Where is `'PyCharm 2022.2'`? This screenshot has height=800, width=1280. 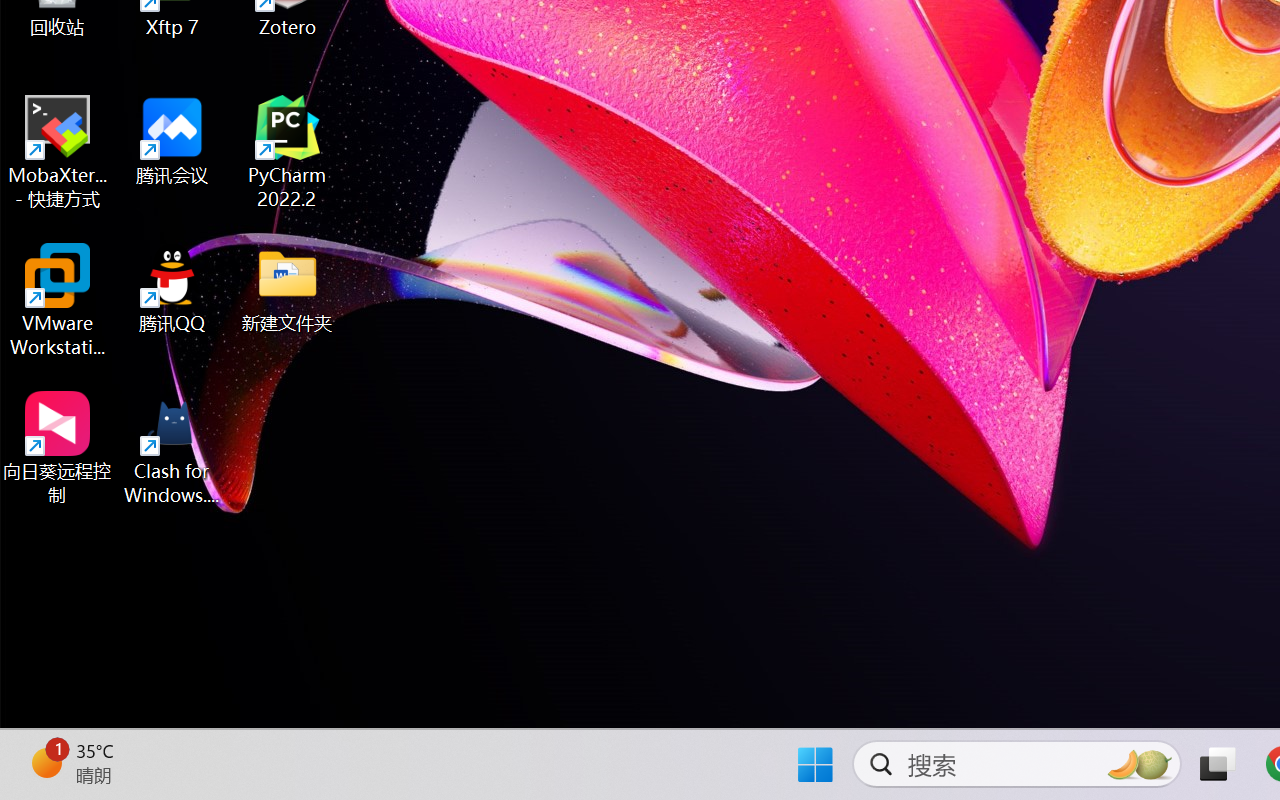 'PyCharm 2022.2' is located at coordinates (287, 152).